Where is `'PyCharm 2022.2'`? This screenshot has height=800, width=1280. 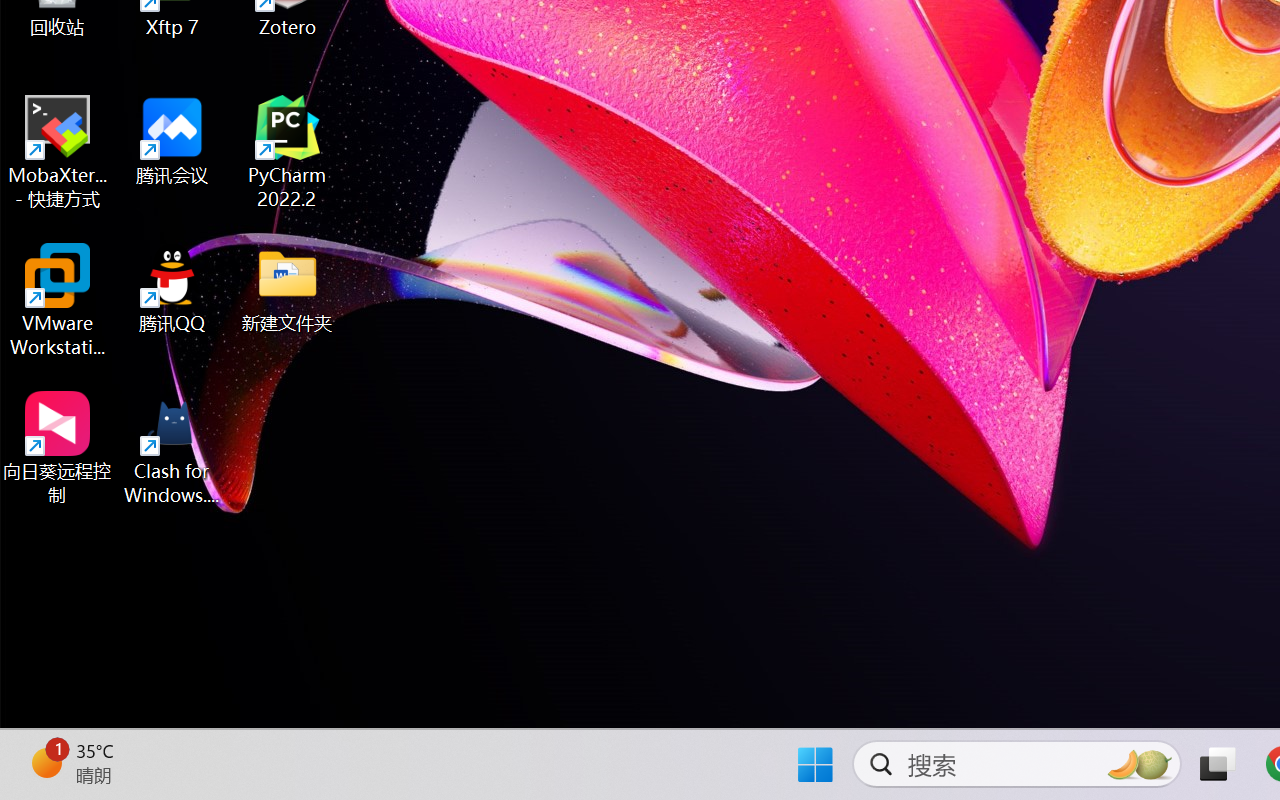 'PyCharm 2022.2' is located at coordinates (287, 152).